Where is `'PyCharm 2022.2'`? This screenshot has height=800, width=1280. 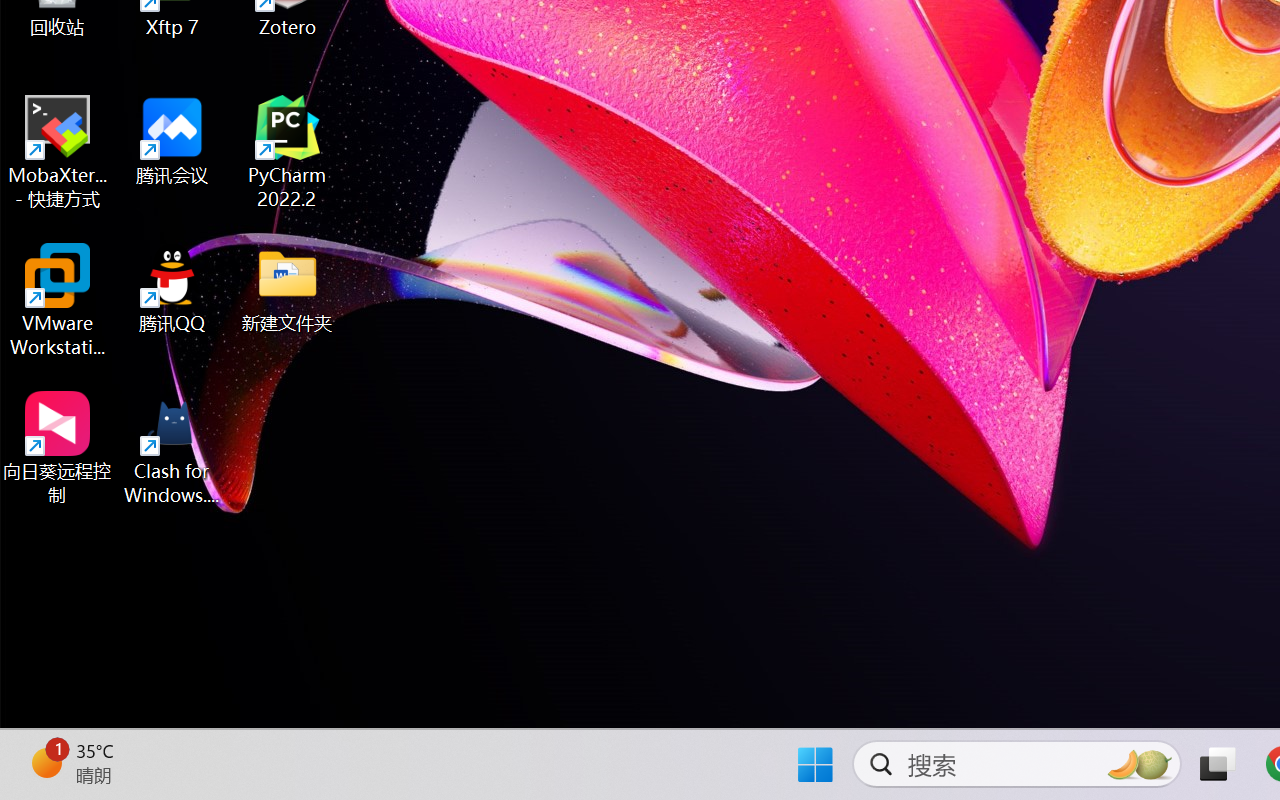 'PyCharm 2022.2' is located at coordinates (287, 152).